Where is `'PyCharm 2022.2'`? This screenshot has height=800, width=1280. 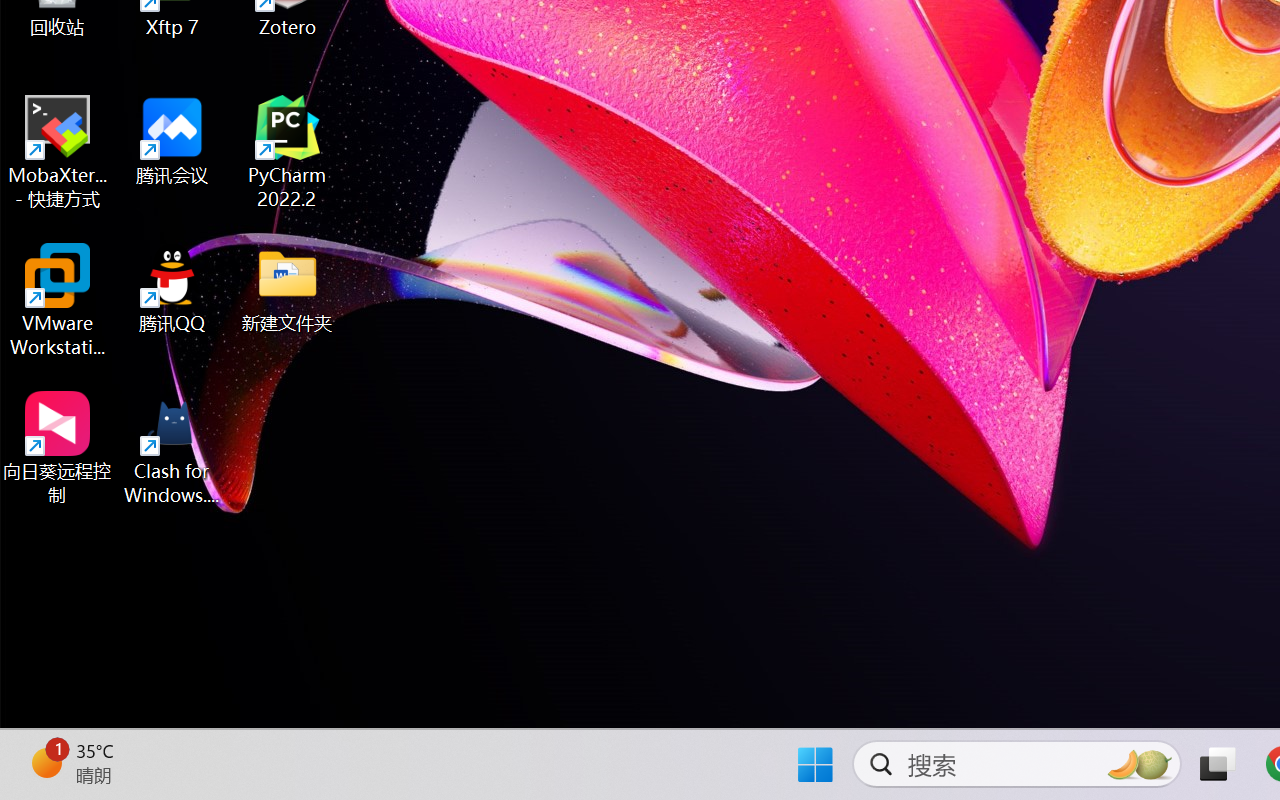 'PyCharm 2022.2' is located at coordinates (287, 152).